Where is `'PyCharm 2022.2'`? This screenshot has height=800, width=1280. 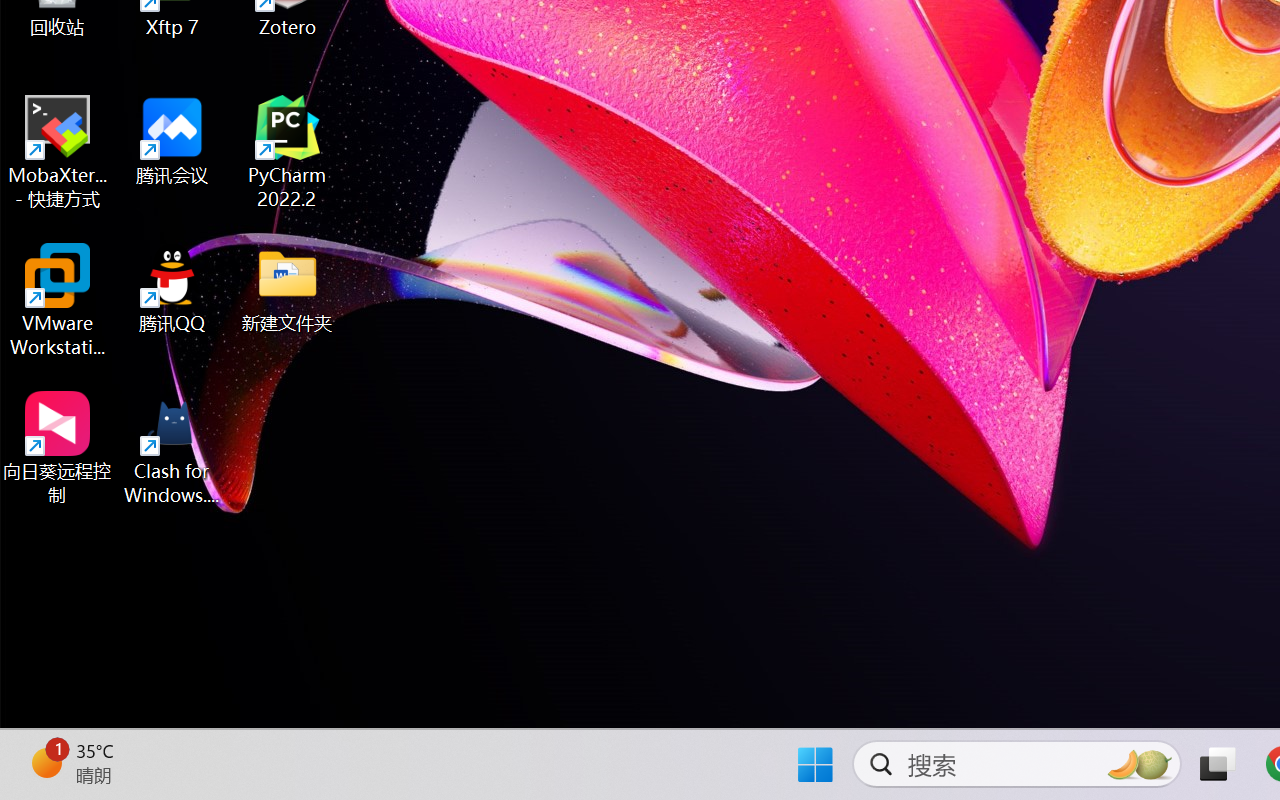 'PyCharm 2022.2' is located at coordinates (287, 152).